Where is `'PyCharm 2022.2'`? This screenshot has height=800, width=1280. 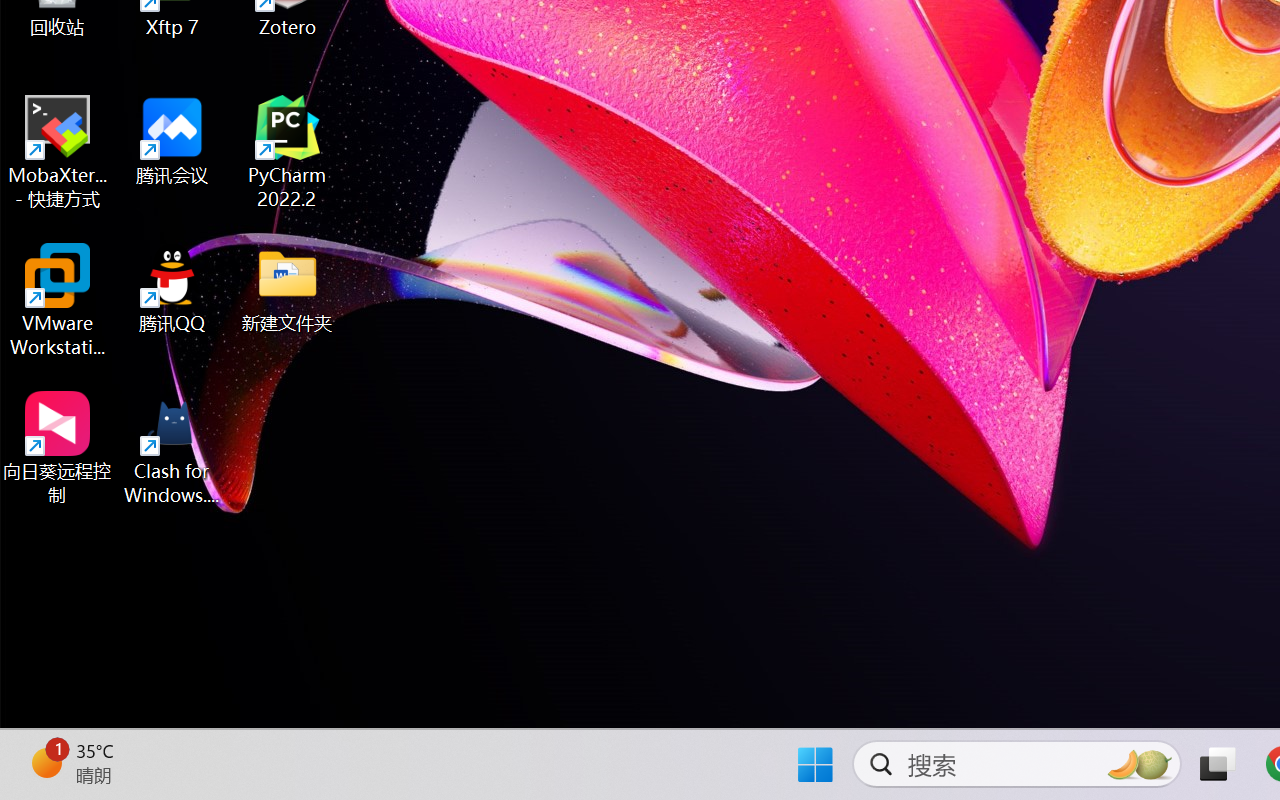 'PyCharm 2022.2' is located at coordinates (287, 152).